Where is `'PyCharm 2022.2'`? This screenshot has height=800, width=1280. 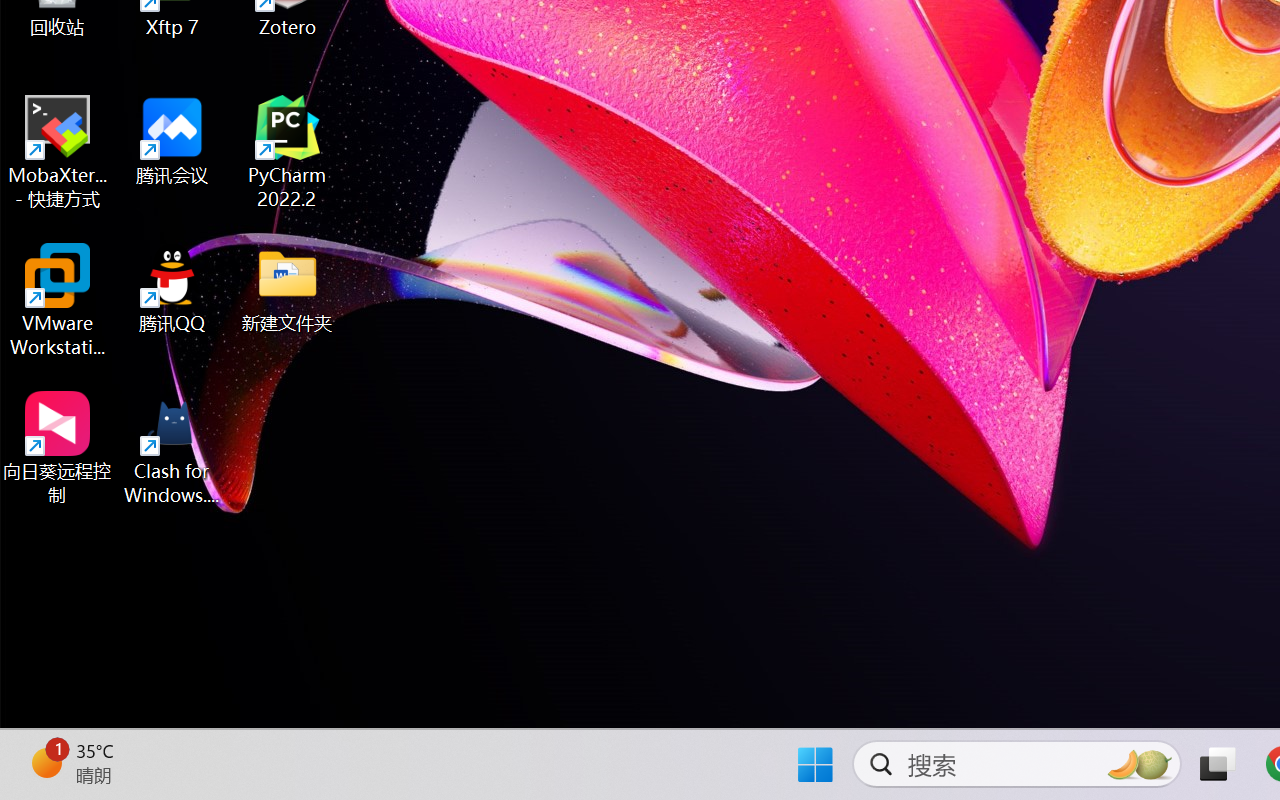 'PyCharm 2022.2' is located at coordinates (287, 152).